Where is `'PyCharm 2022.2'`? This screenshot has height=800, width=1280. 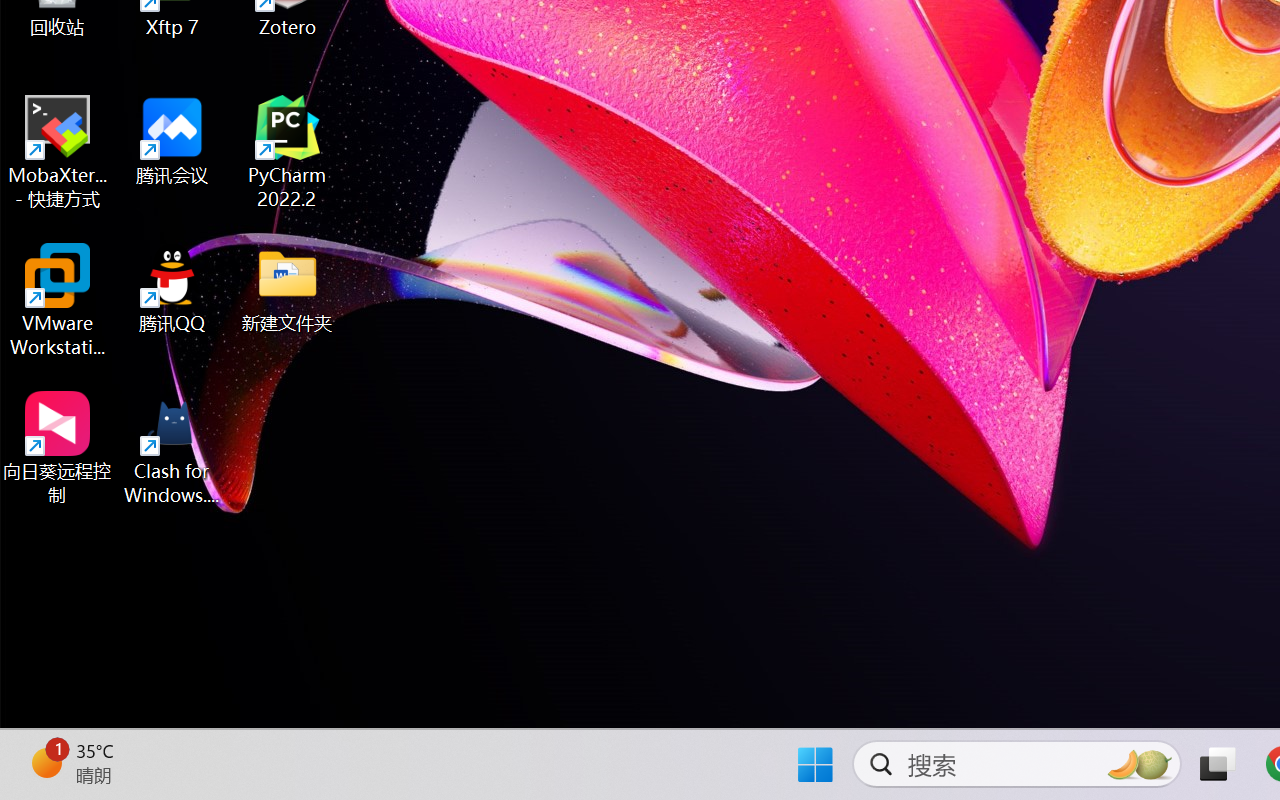 'PyCharm 2022.2' is located at coordinates (287, 152).